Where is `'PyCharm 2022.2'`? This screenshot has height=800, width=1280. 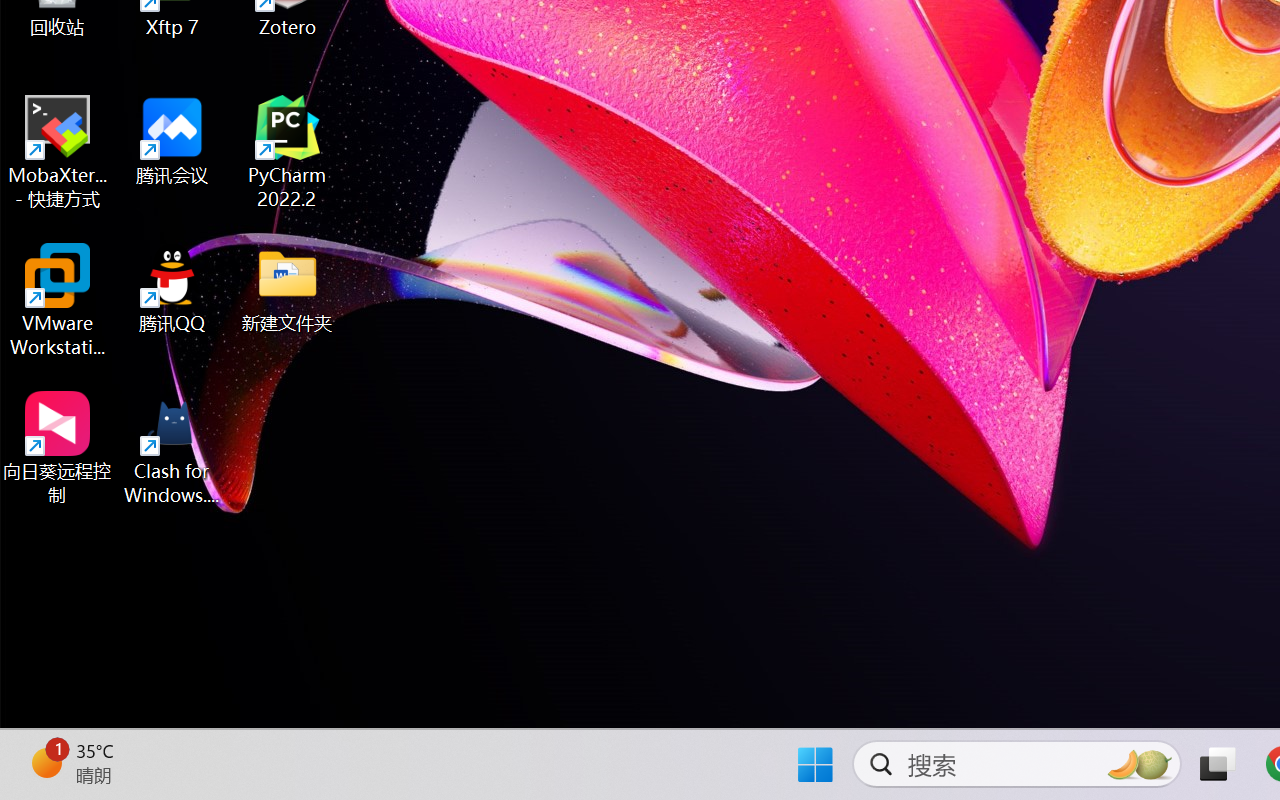 'PyCharm 2022.2' is located at coordinates (287, 152).